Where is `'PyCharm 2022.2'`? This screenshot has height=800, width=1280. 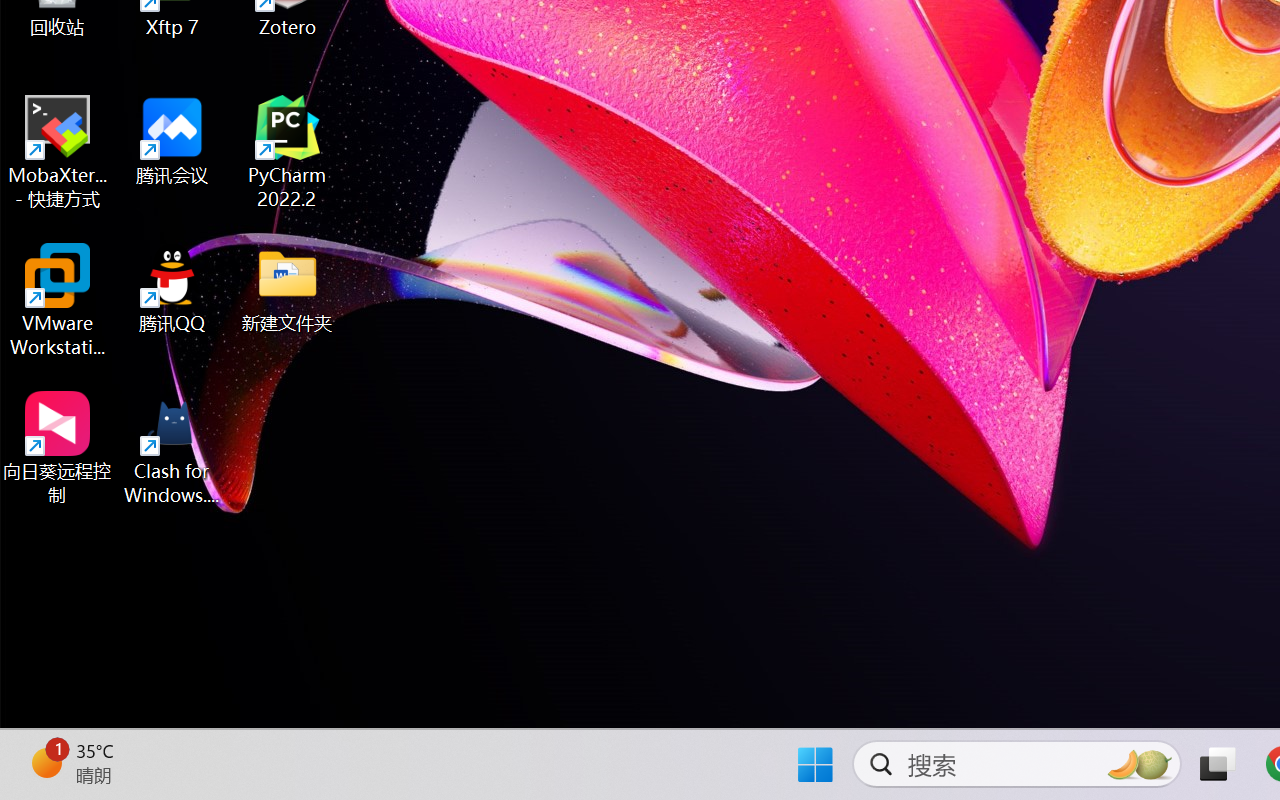 'PyCharm 2022.2' is located at coordinates (287, 152).